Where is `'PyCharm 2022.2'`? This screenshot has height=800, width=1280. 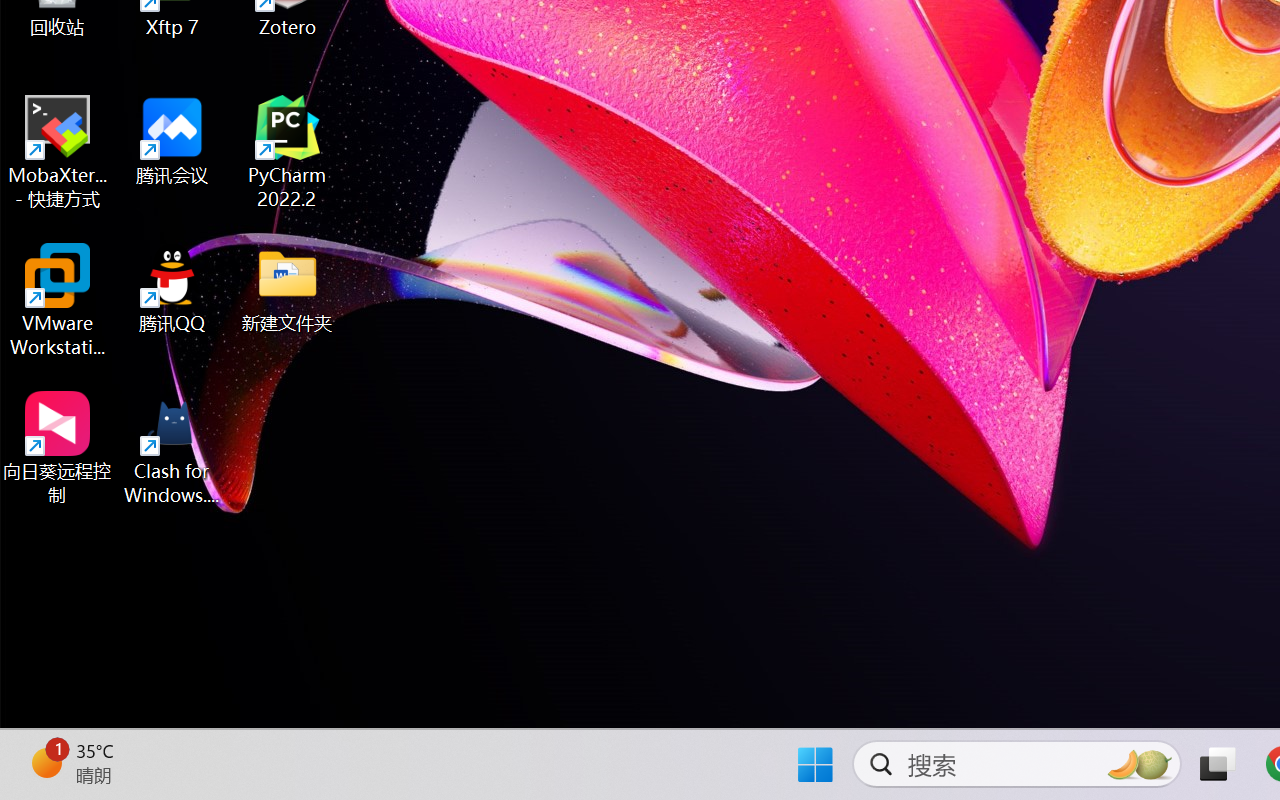 'PyCharm 2022.2' is located at coordinates (287, 152).